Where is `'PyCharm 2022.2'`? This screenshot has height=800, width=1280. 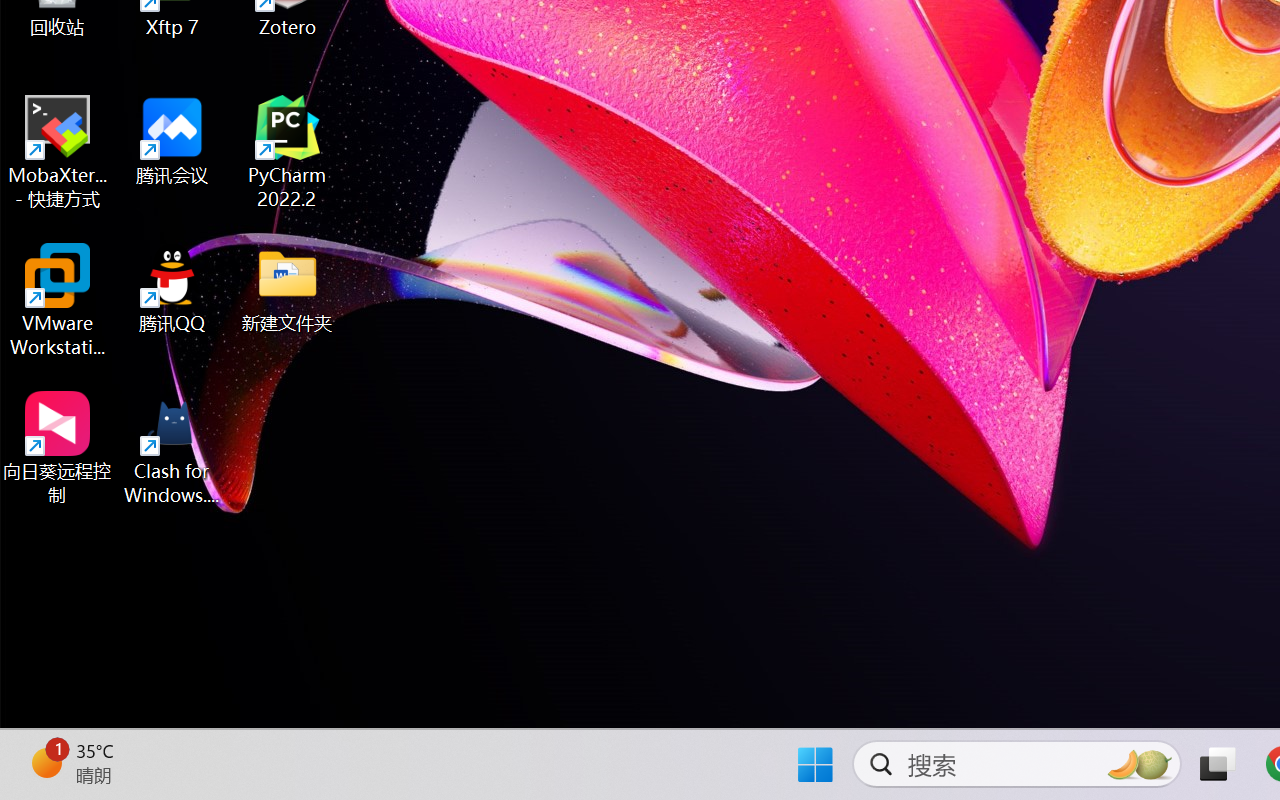 'PyCharm 2022.2' is located at coordinates (287, 152).